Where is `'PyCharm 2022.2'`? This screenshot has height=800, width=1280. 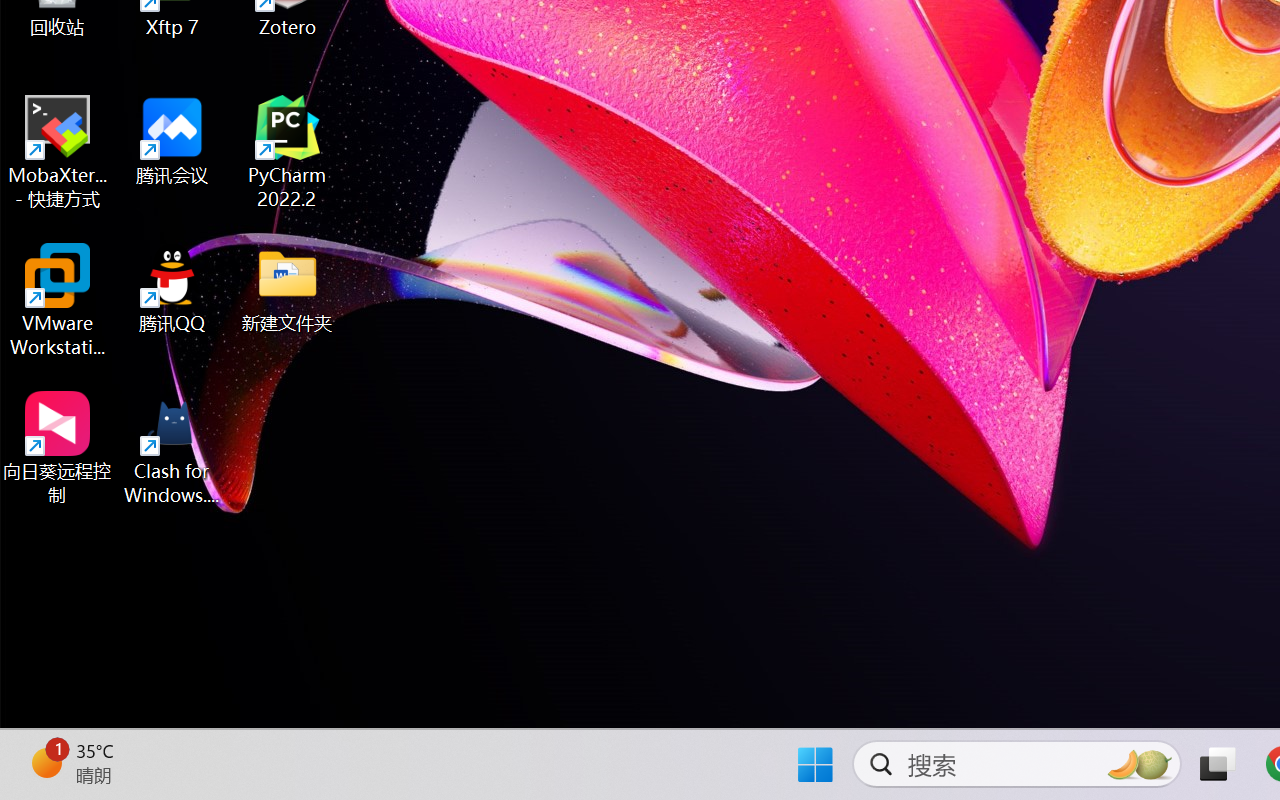 'PyCharm 2022.2' is located at coordinates (287, 152).